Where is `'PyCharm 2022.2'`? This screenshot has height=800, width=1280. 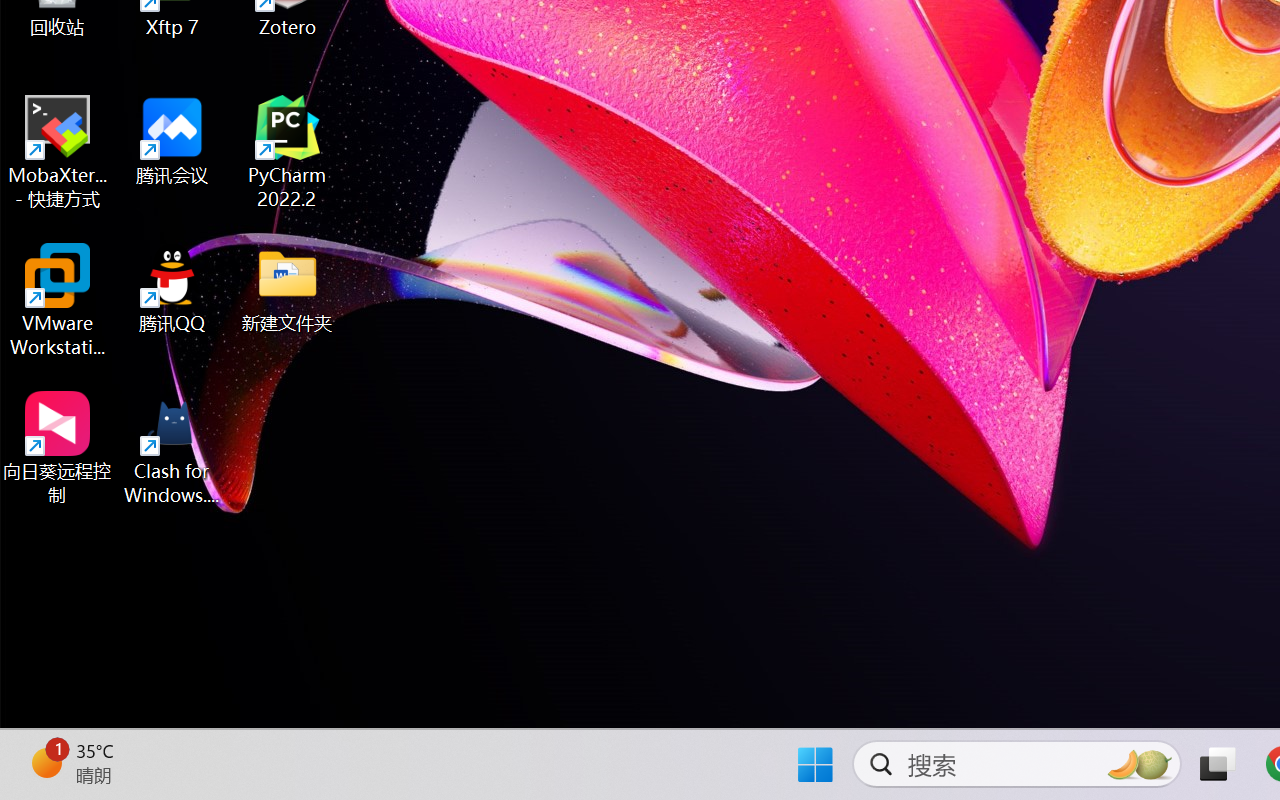 'PyCharm 2022.2' is located at coordinates (287, 152).